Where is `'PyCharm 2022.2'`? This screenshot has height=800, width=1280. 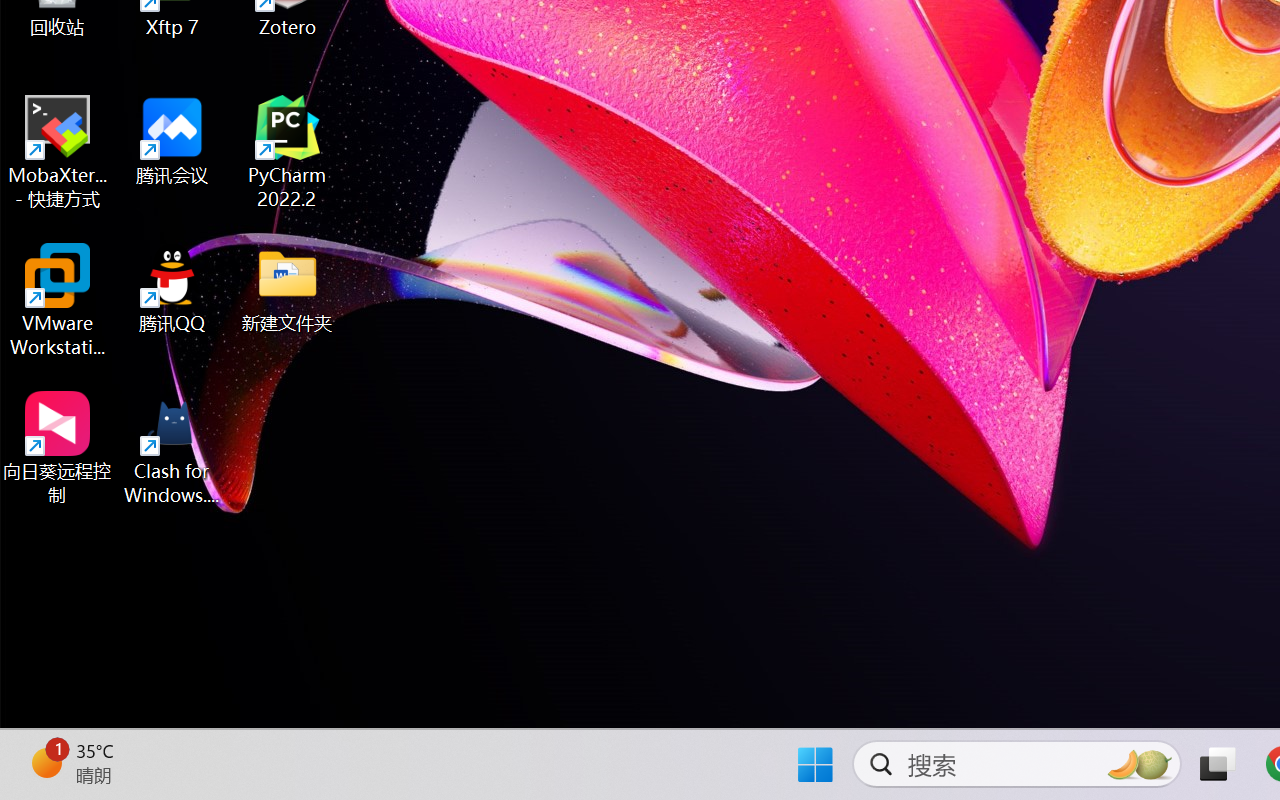 'PyCharm 2022.2' is located at coordinates (287, 152).